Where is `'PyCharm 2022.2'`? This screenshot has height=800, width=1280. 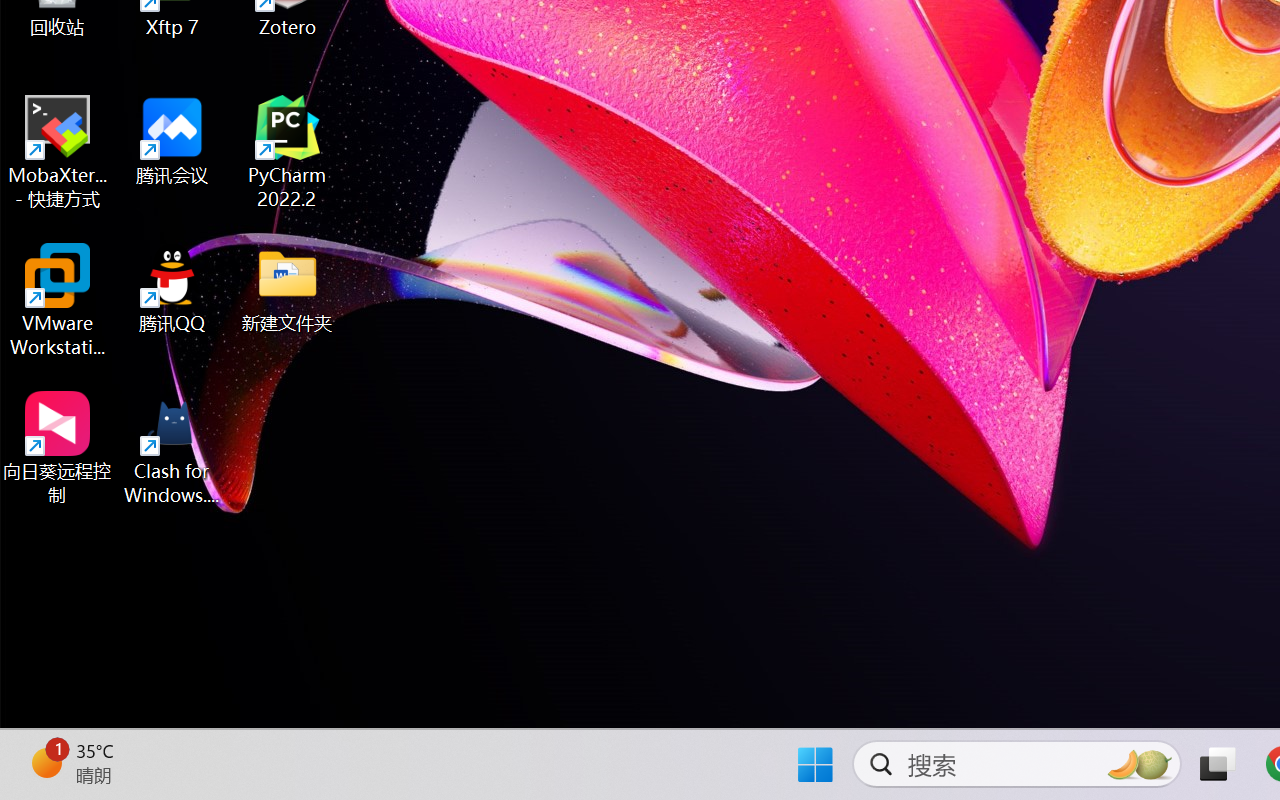 'PyCharm 2022.2' is located at coordinates (287, 152).